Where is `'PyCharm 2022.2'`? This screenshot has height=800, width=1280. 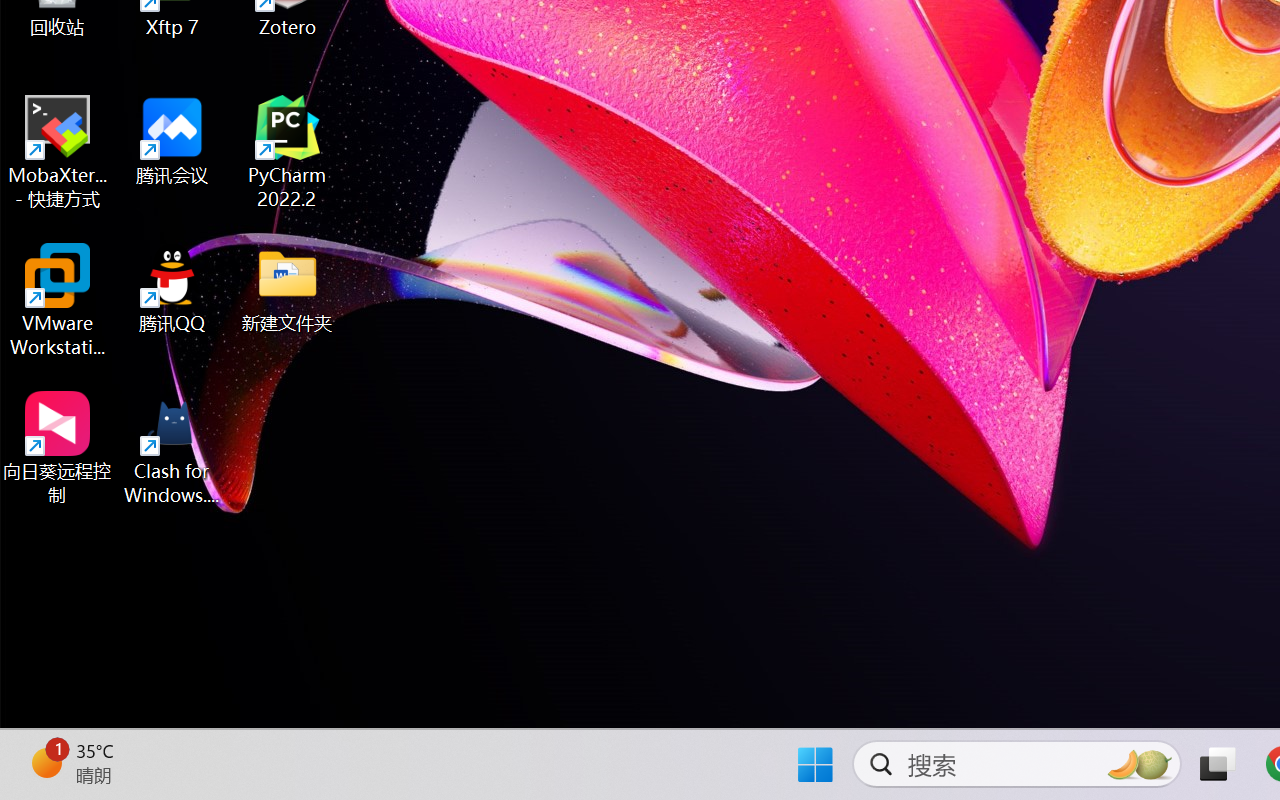 'PyCharm 2022.2' is located at coordinates (287, 152).